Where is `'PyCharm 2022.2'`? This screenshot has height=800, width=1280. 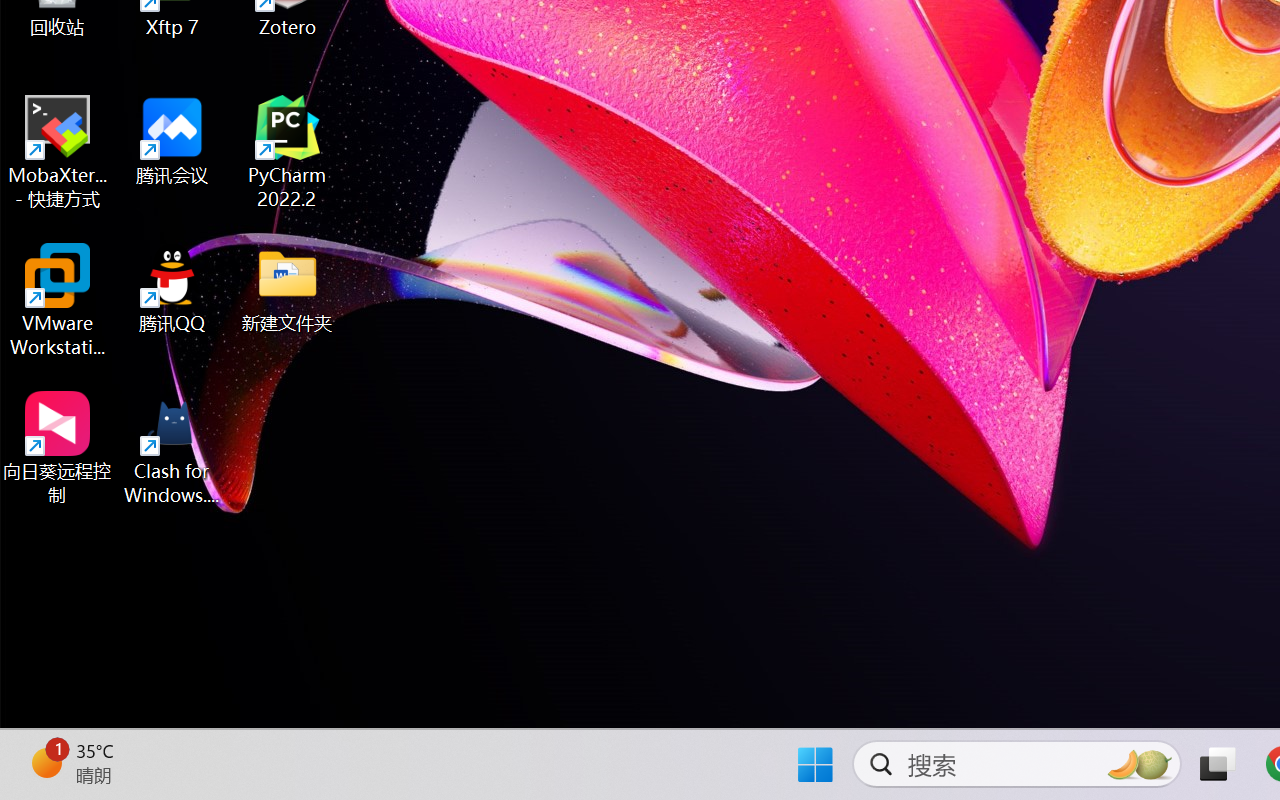 'PyCharm 2022.2' is located at coordinates (287, 152).